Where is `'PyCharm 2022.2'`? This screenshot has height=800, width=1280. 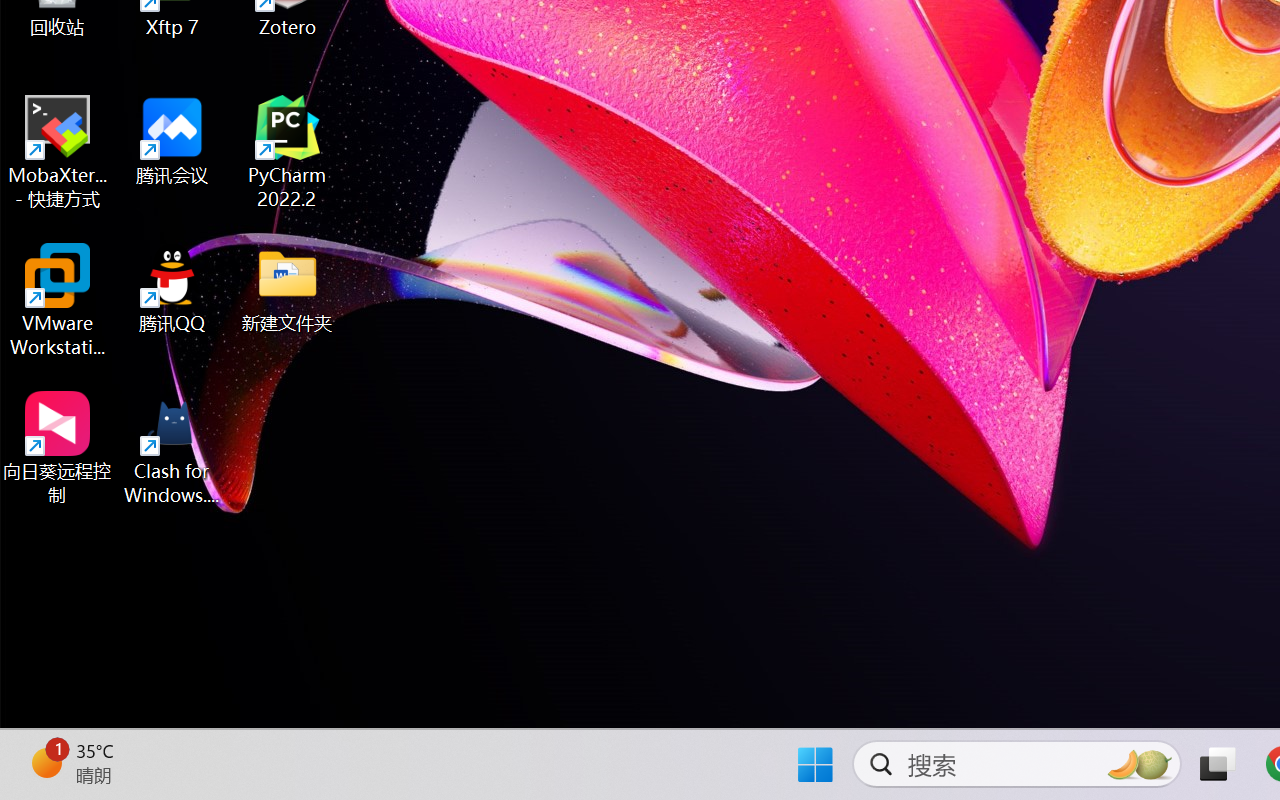 'PyCharm 2022.2' is located at coordinates (287, 152).